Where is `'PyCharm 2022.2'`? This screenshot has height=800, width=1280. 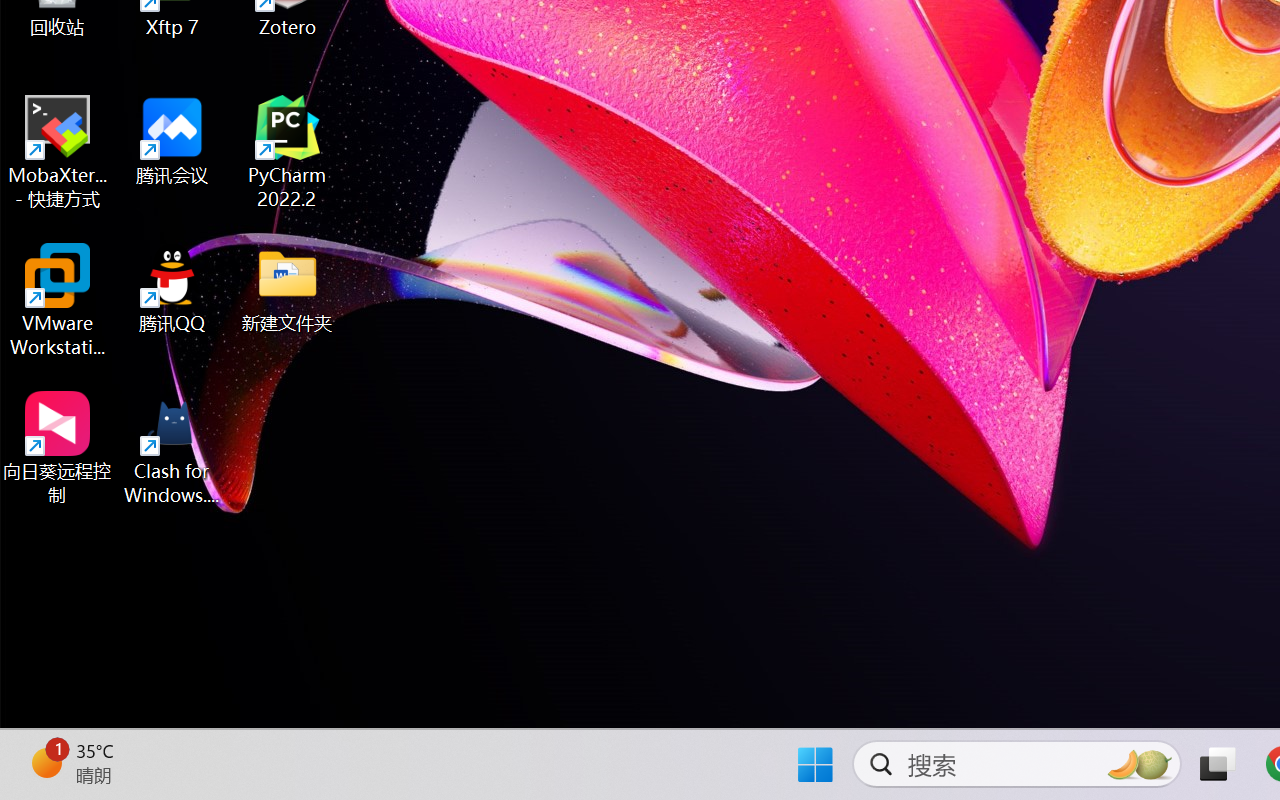 'PyCharm 2022.2' is located at coordinates (287, 152).